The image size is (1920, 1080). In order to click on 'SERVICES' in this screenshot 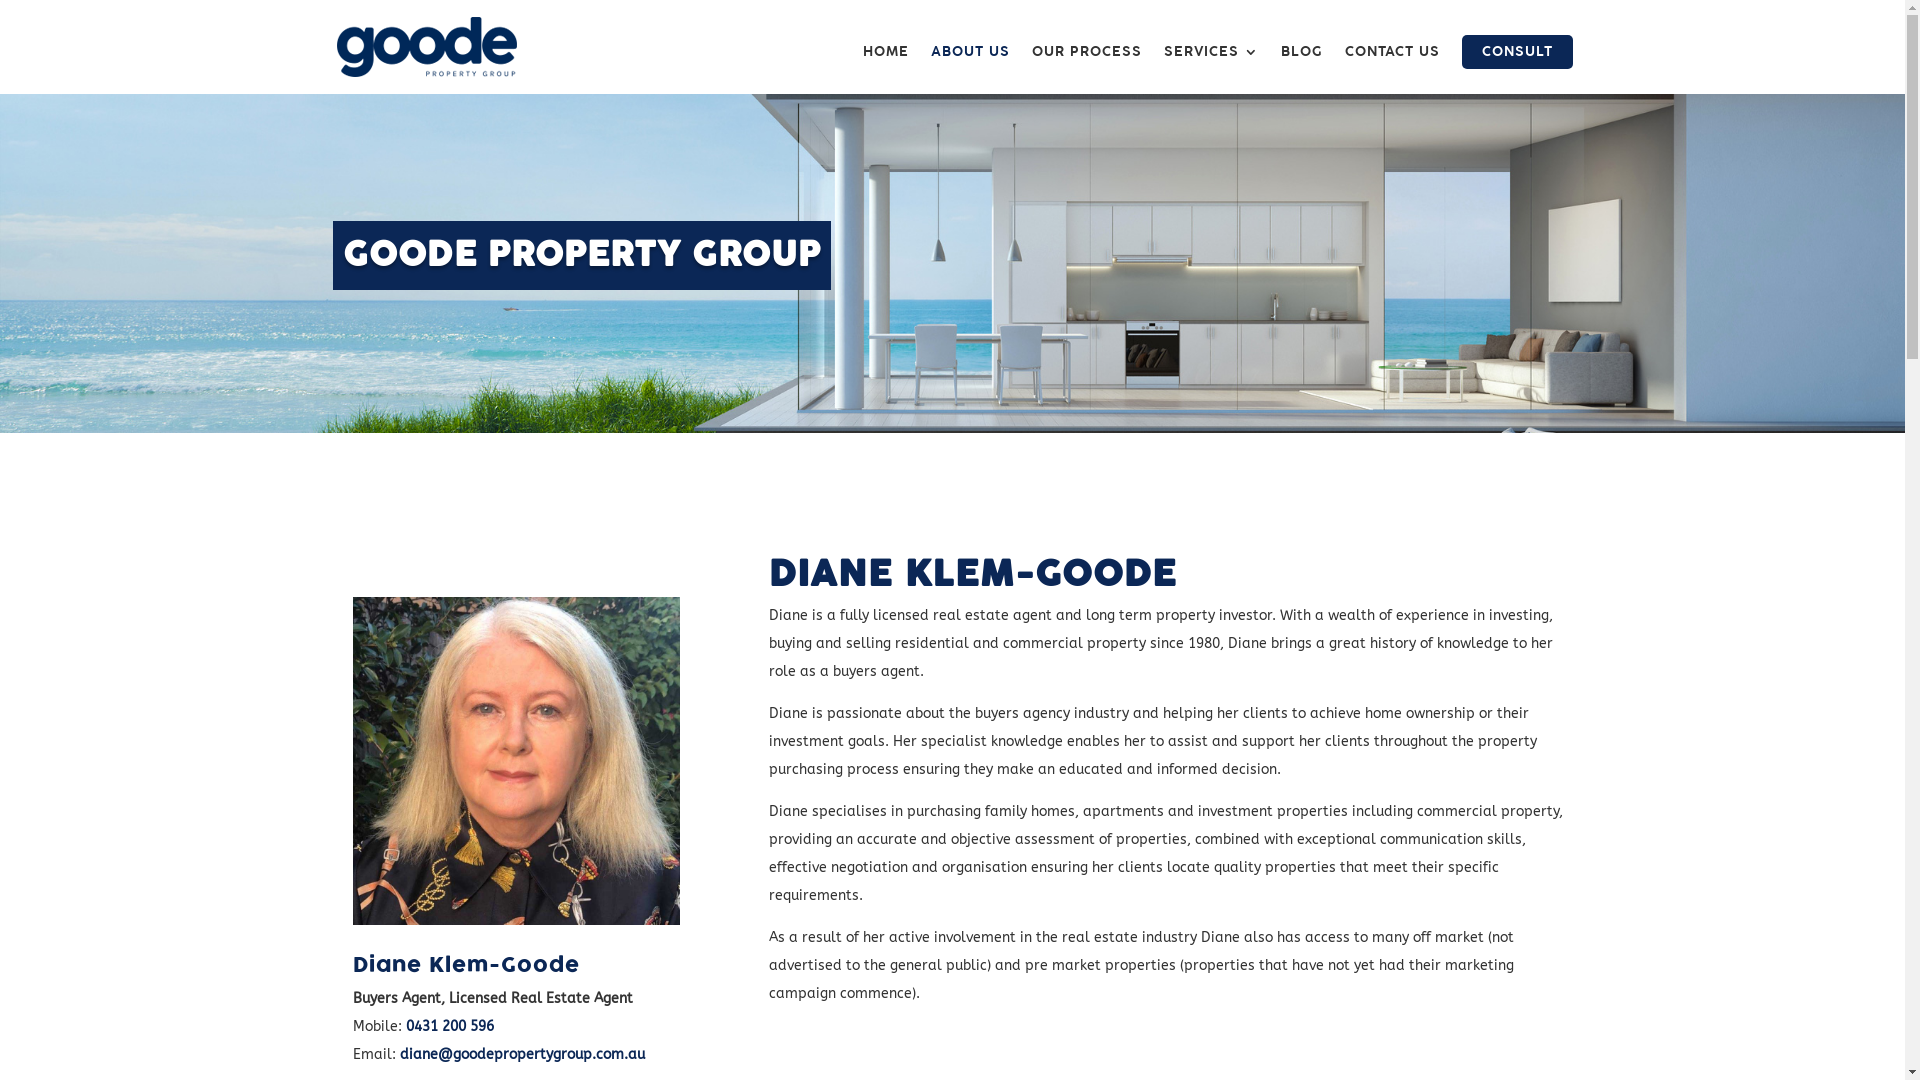, I will do `click(1210, 68)`.